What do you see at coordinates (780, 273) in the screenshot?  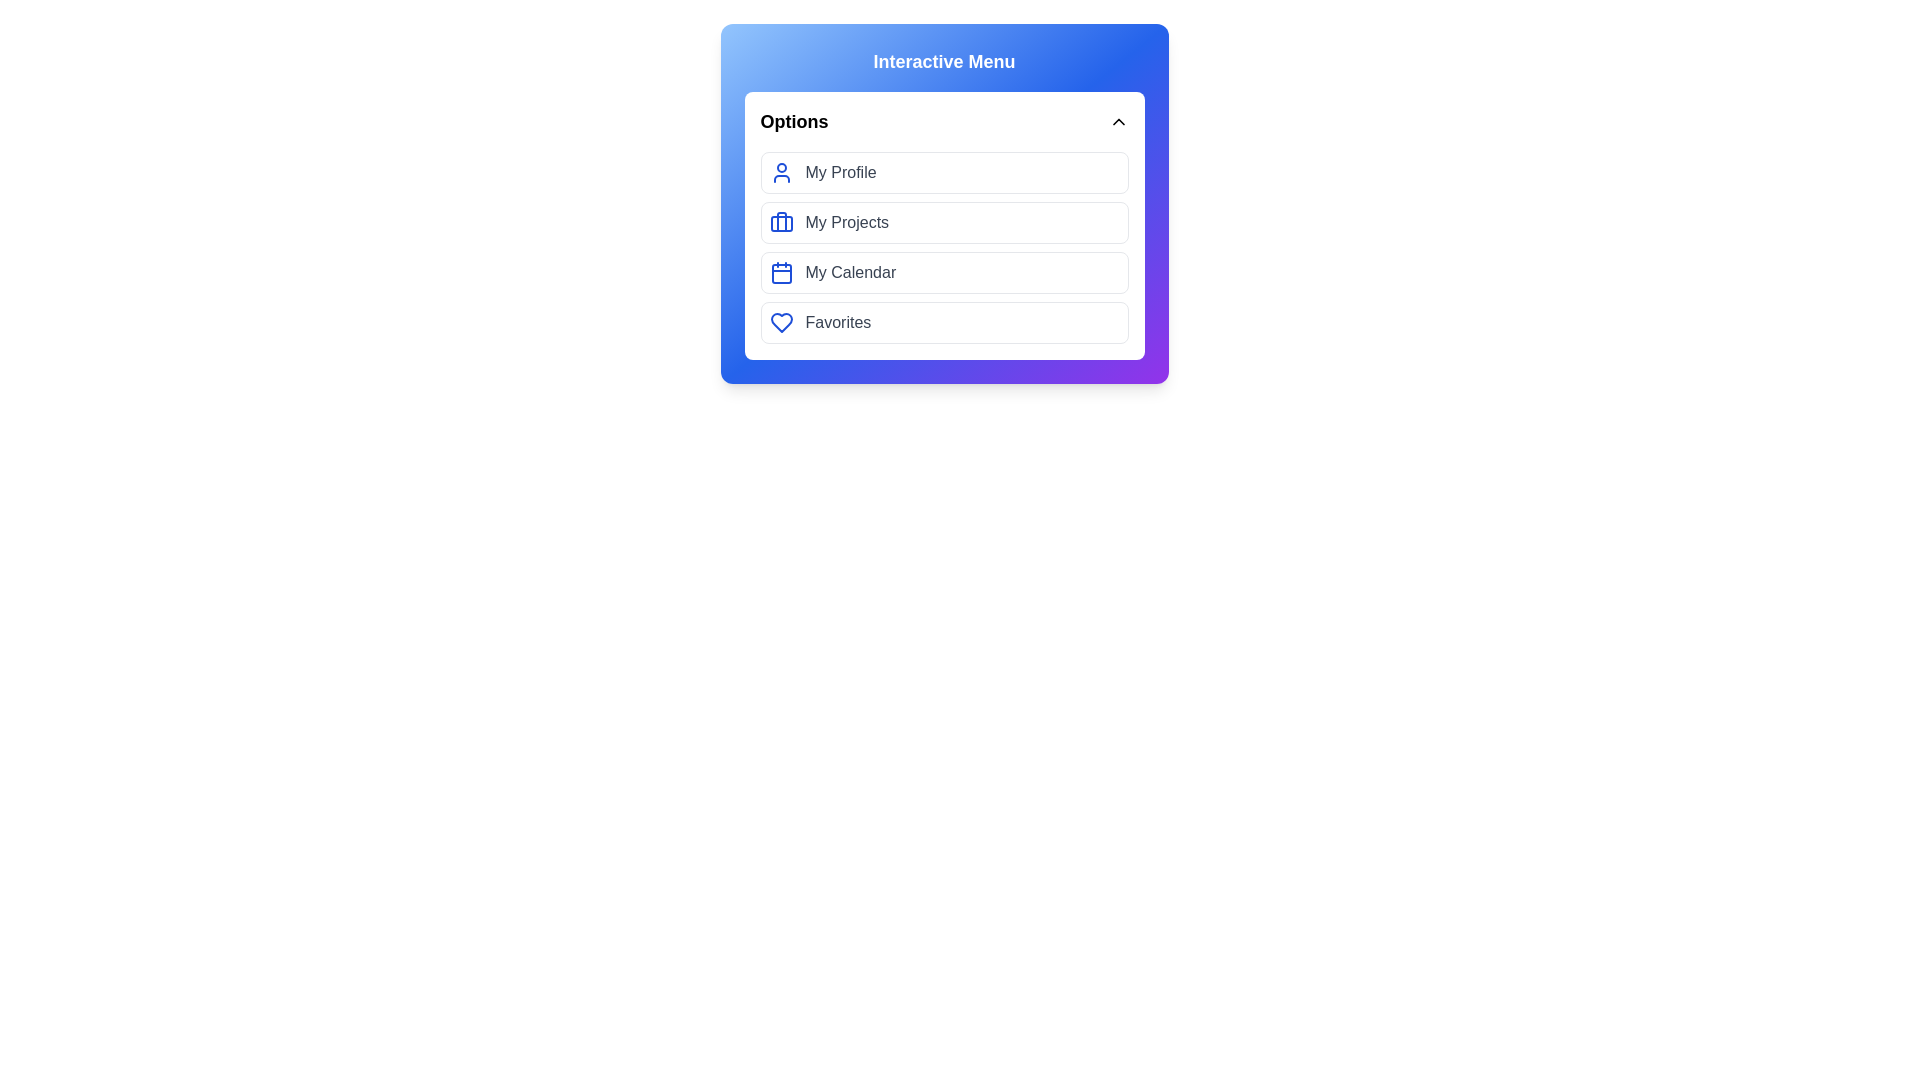 I see `the calendar icon with a blue stroke located in the menu under 'My Calendar', which is the third icon in a vertical list of icons` at bounding box center [780, 273].